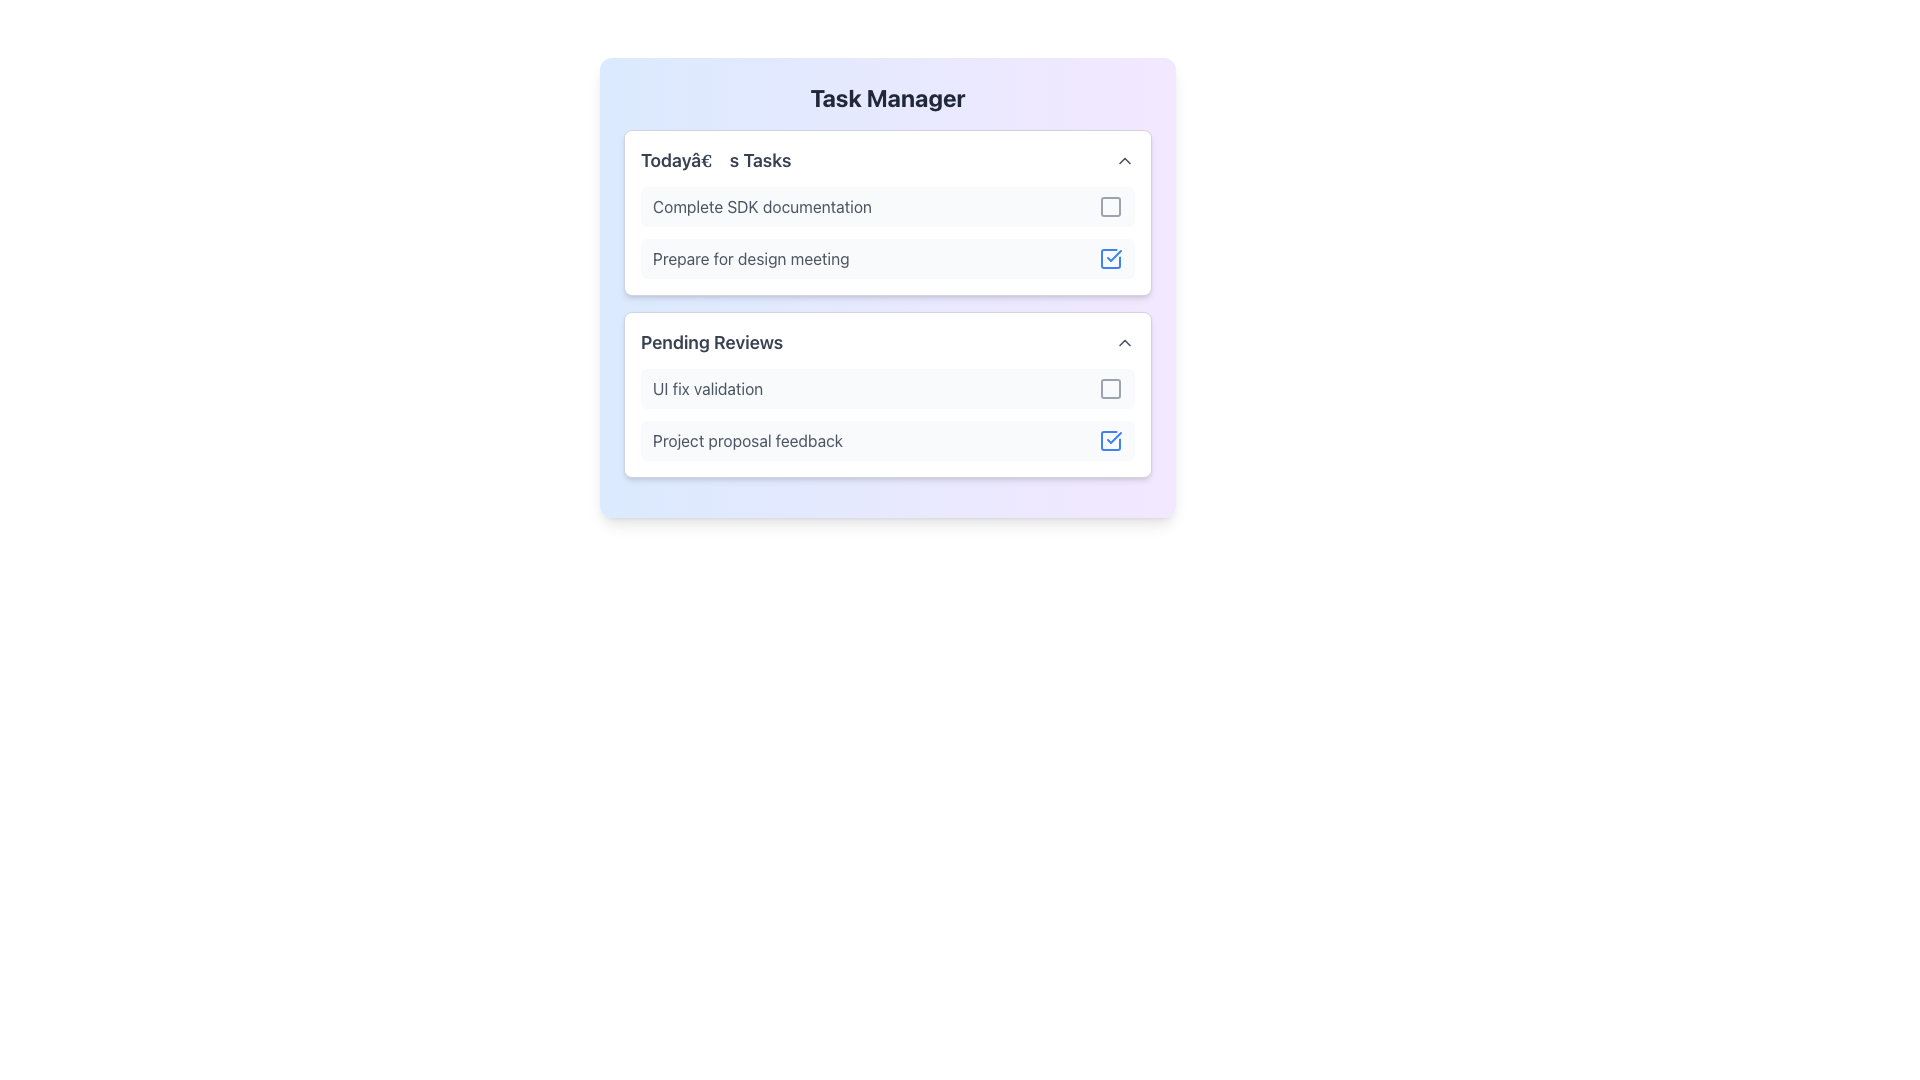 The image size is (1920, 1080). I want to click on the small gray outlined button located to the right of the 'Complete SDK documentation' text in the 'Today's Tasks' section, so click(1109, 207).